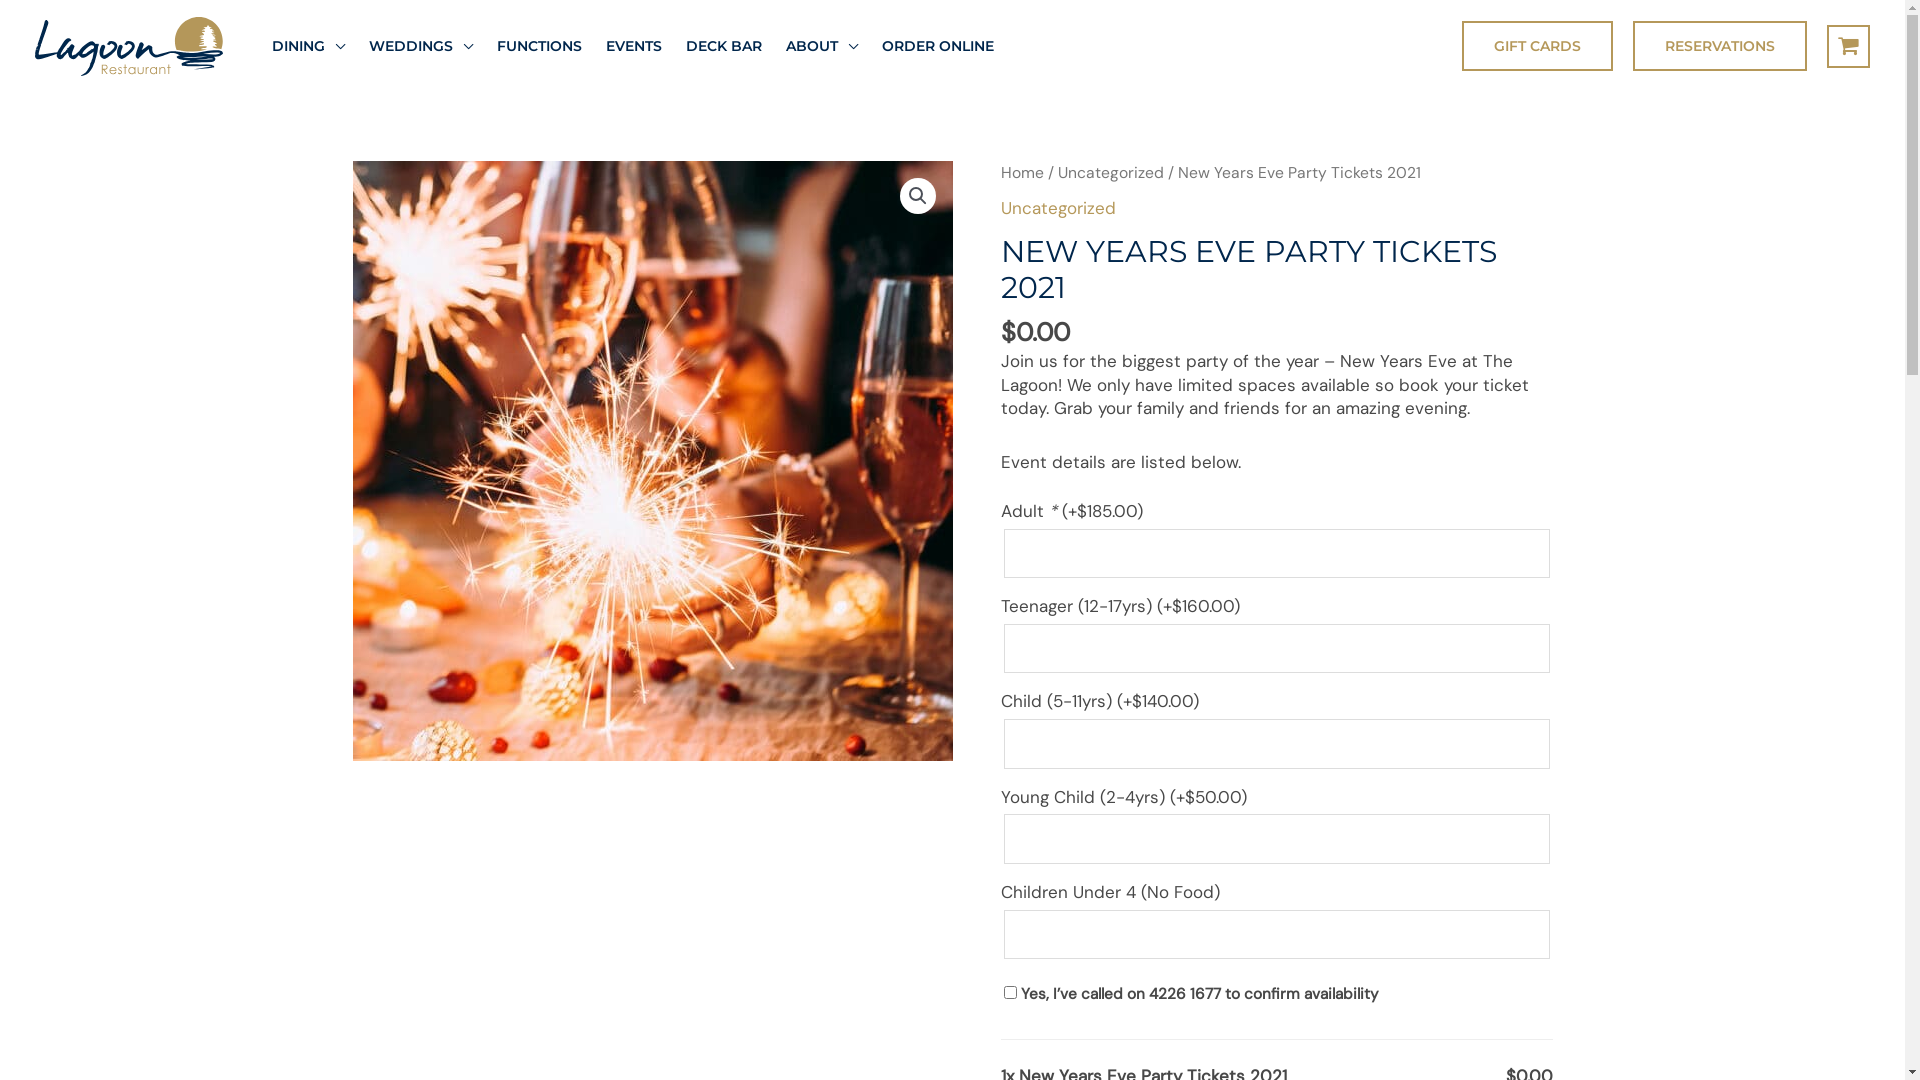 The height and width of the screenshot is (1080, 1920). I want to click on 'EVENTS', so click(632, 45).